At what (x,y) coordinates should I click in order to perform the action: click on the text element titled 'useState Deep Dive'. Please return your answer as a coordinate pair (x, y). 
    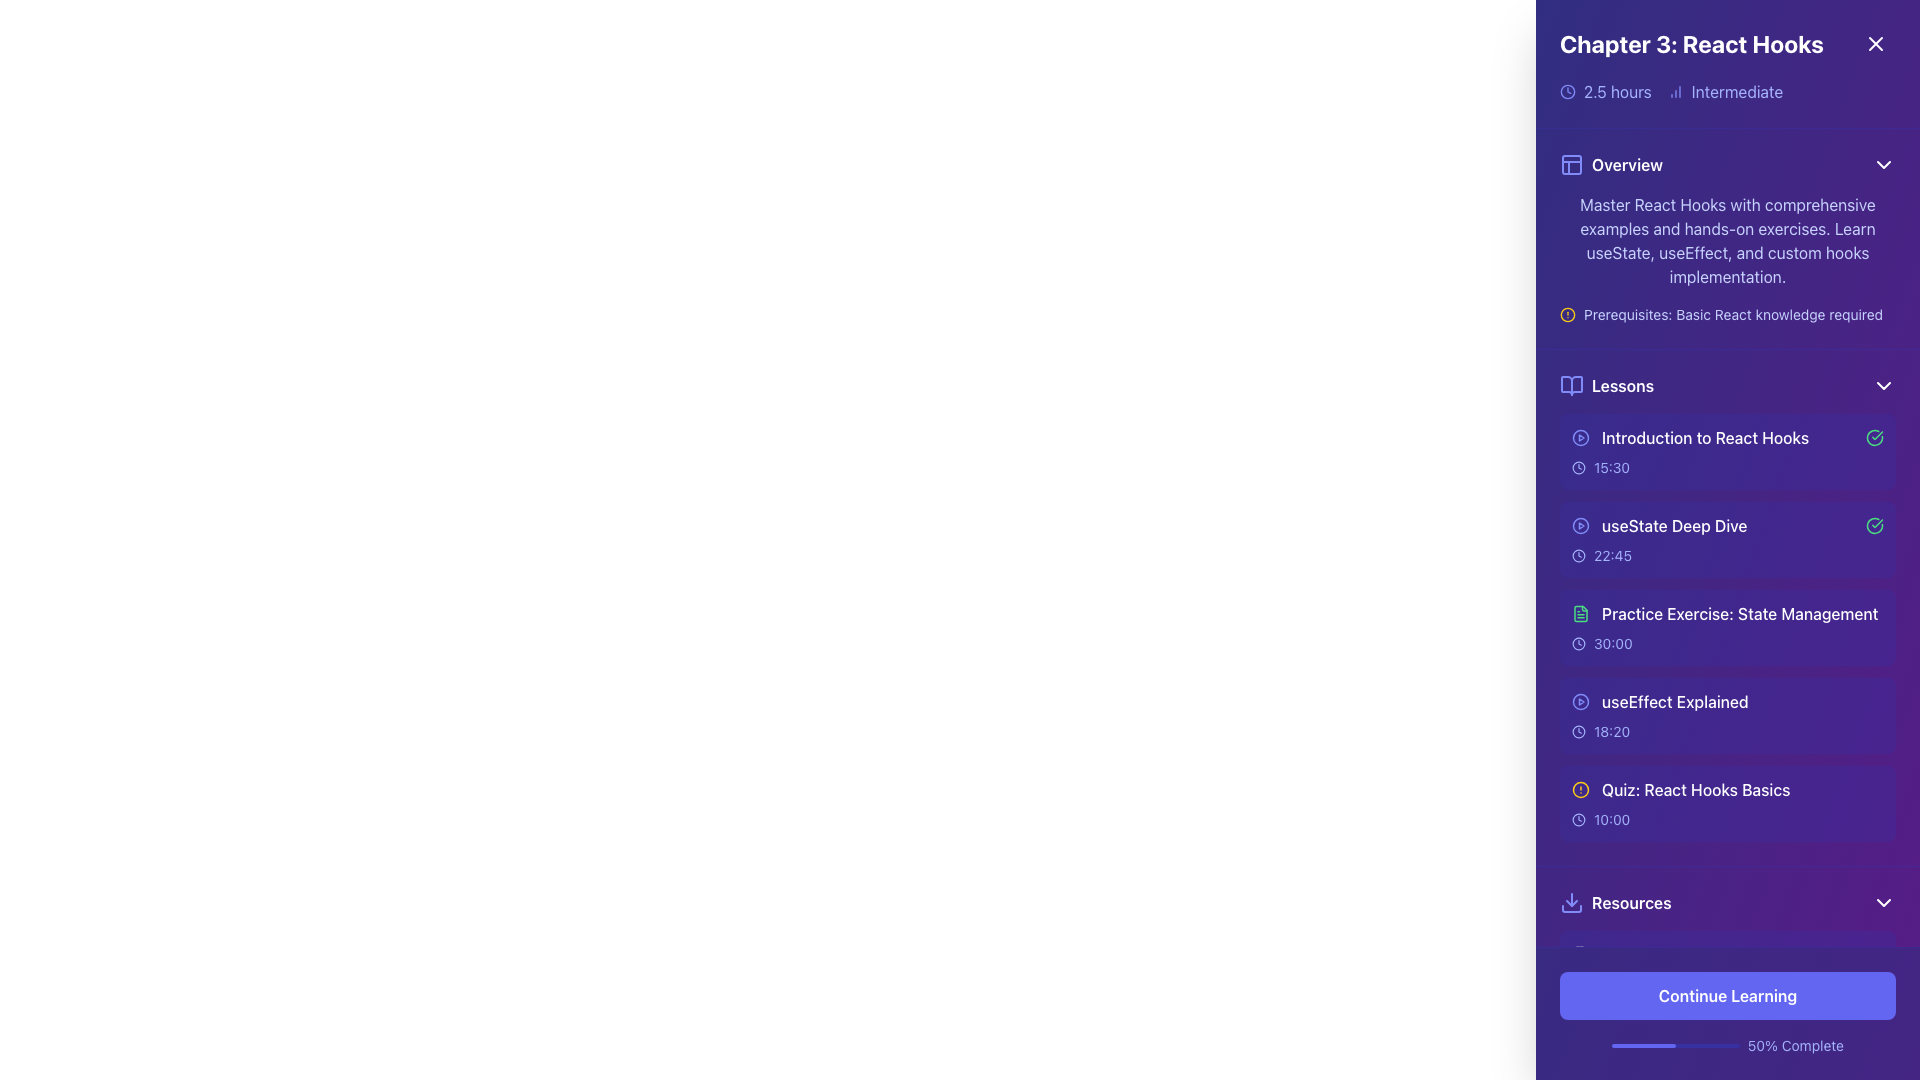
    Looking at the image, I should click on (1659, 524).